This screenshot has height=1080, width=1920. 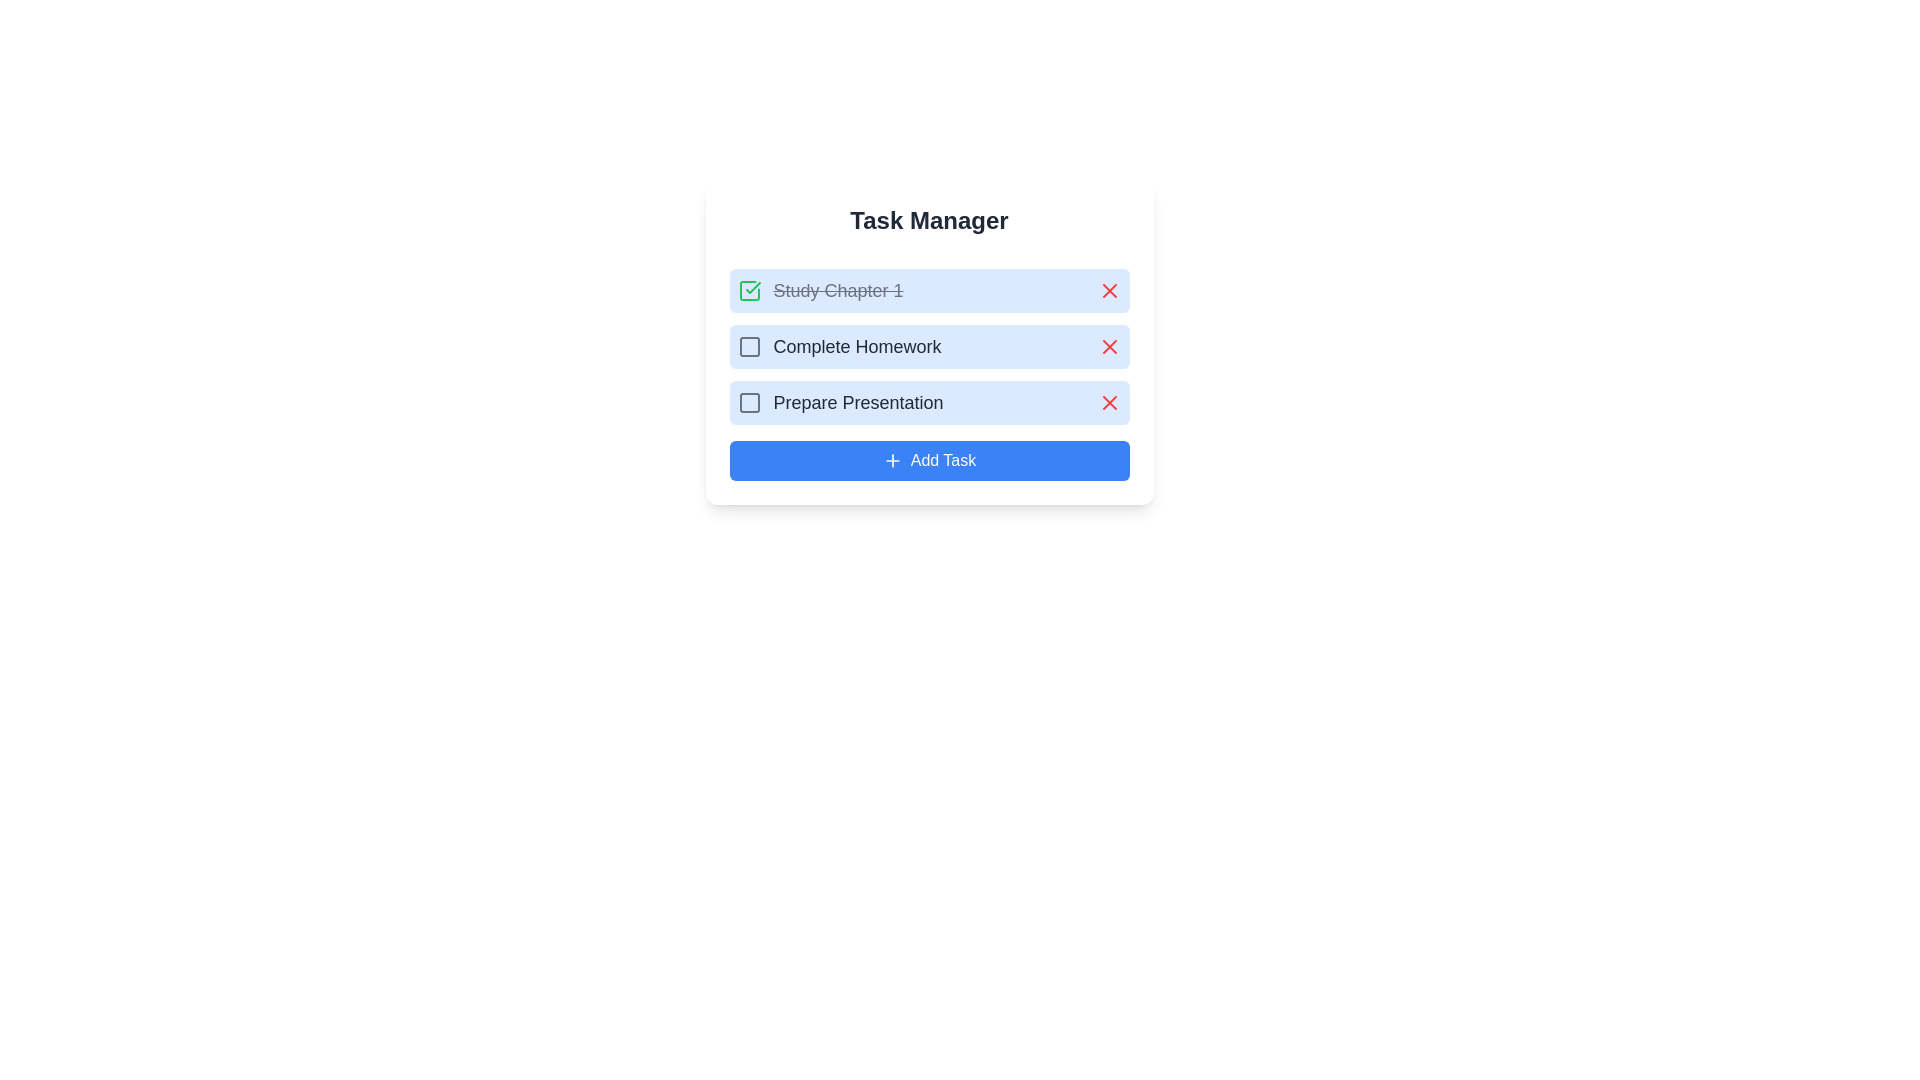 What do you see at coordinates (891, 461) in the screenshot?
I see `the plus icon located within the blue 'Add Task' button` at bounding box center [891, 461].